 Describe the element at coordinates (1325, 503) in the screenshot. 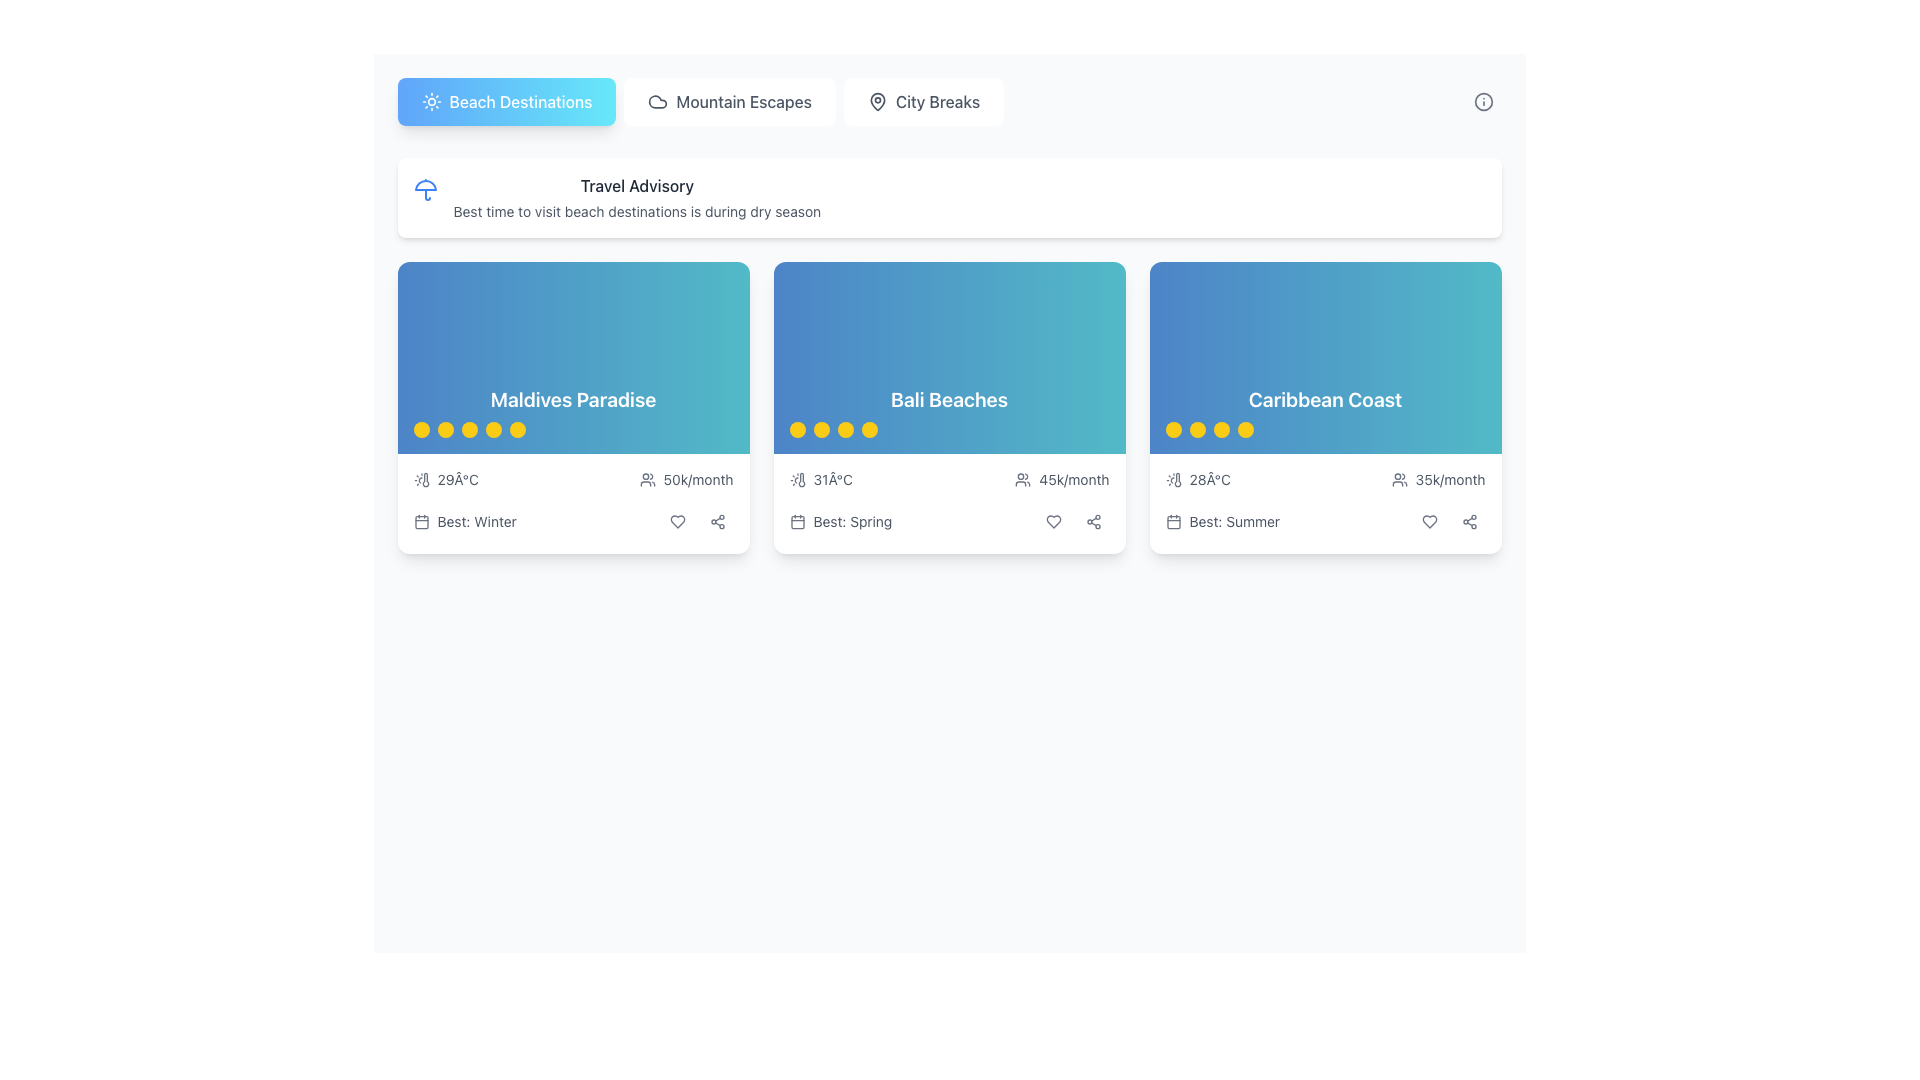

I see `information from the informational block located at the bottom section of the 'Caribbean Coast' card in the rightmost column of the layout` at that location.